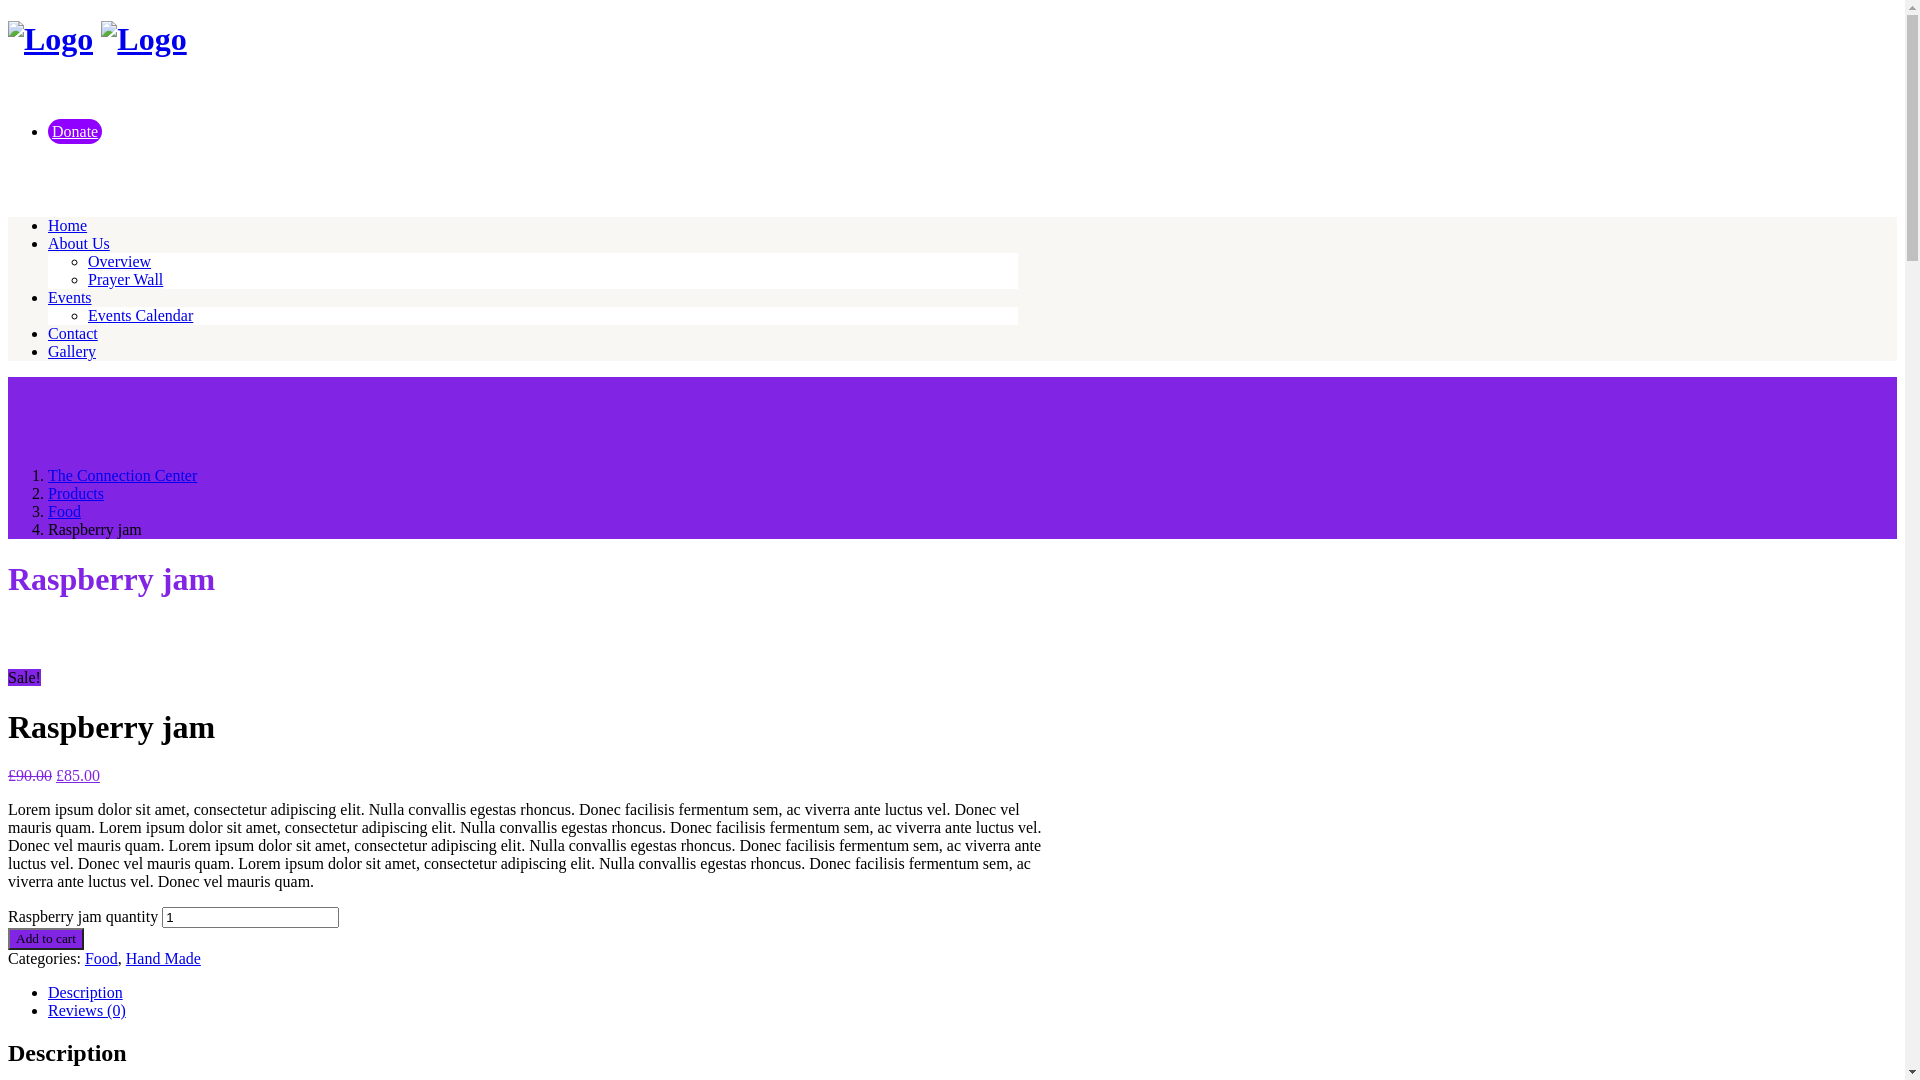 This screenshot has height=1080, width=1920. I want to click on 'Home', so click(48, 225).